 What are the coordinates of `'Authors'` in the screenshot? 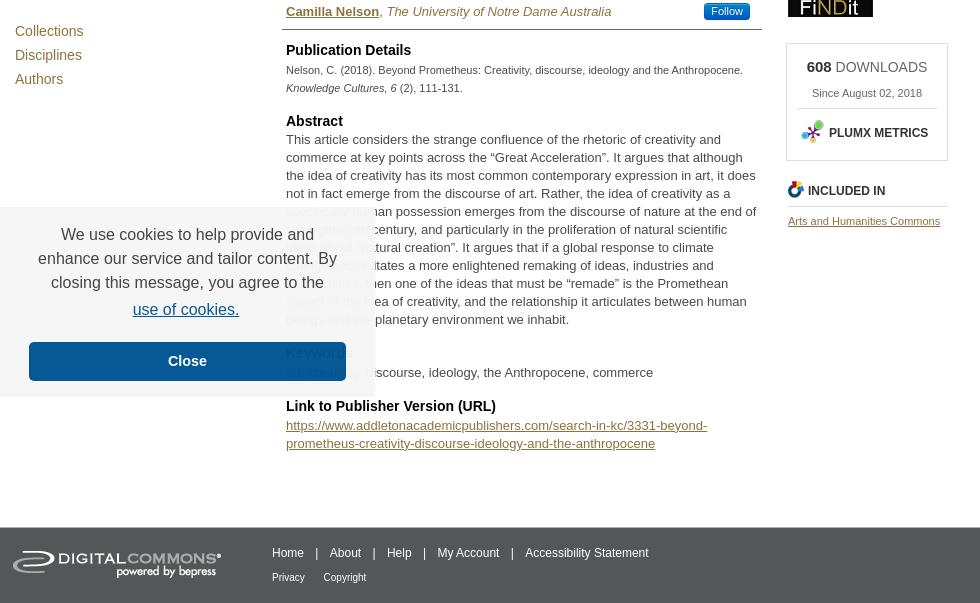 It's located at (39, 77).